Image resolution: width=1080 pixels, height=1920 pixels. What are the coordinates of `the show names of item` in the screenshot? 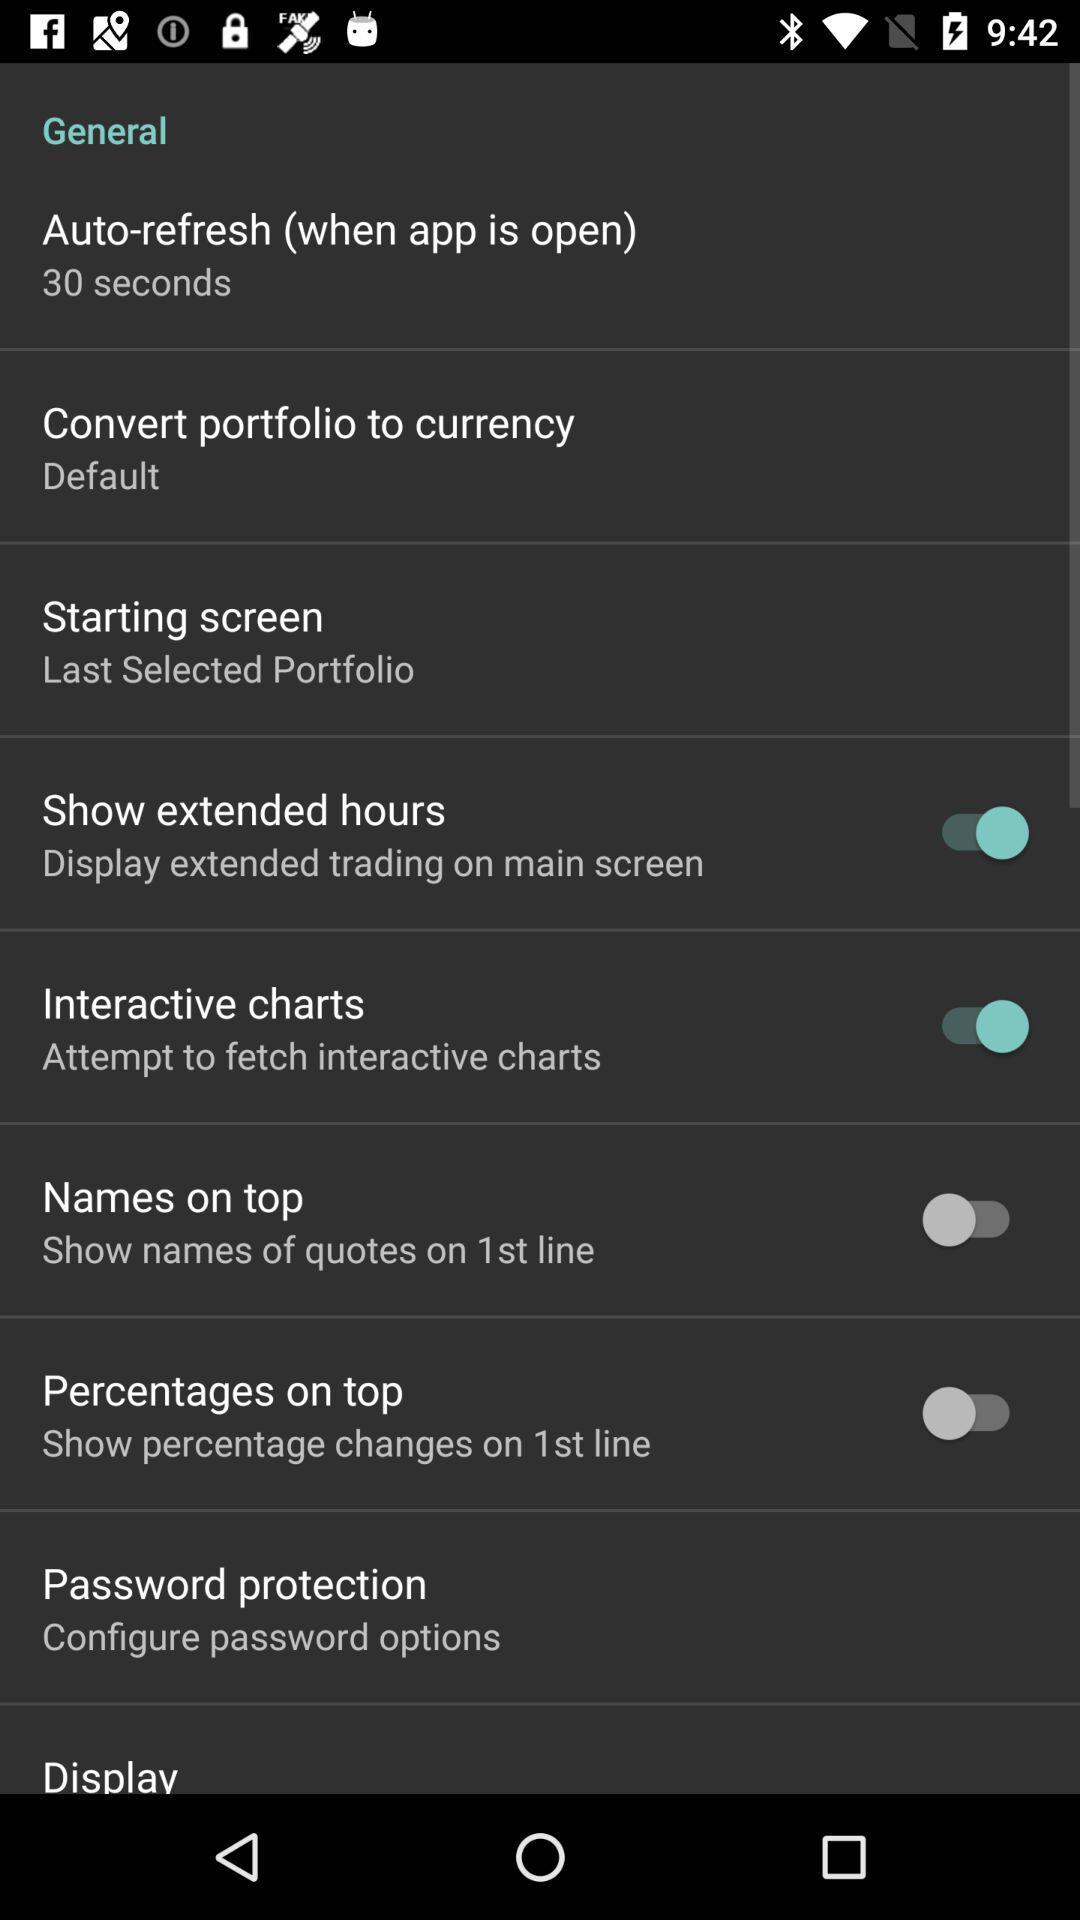 It's located at (317, 1247).